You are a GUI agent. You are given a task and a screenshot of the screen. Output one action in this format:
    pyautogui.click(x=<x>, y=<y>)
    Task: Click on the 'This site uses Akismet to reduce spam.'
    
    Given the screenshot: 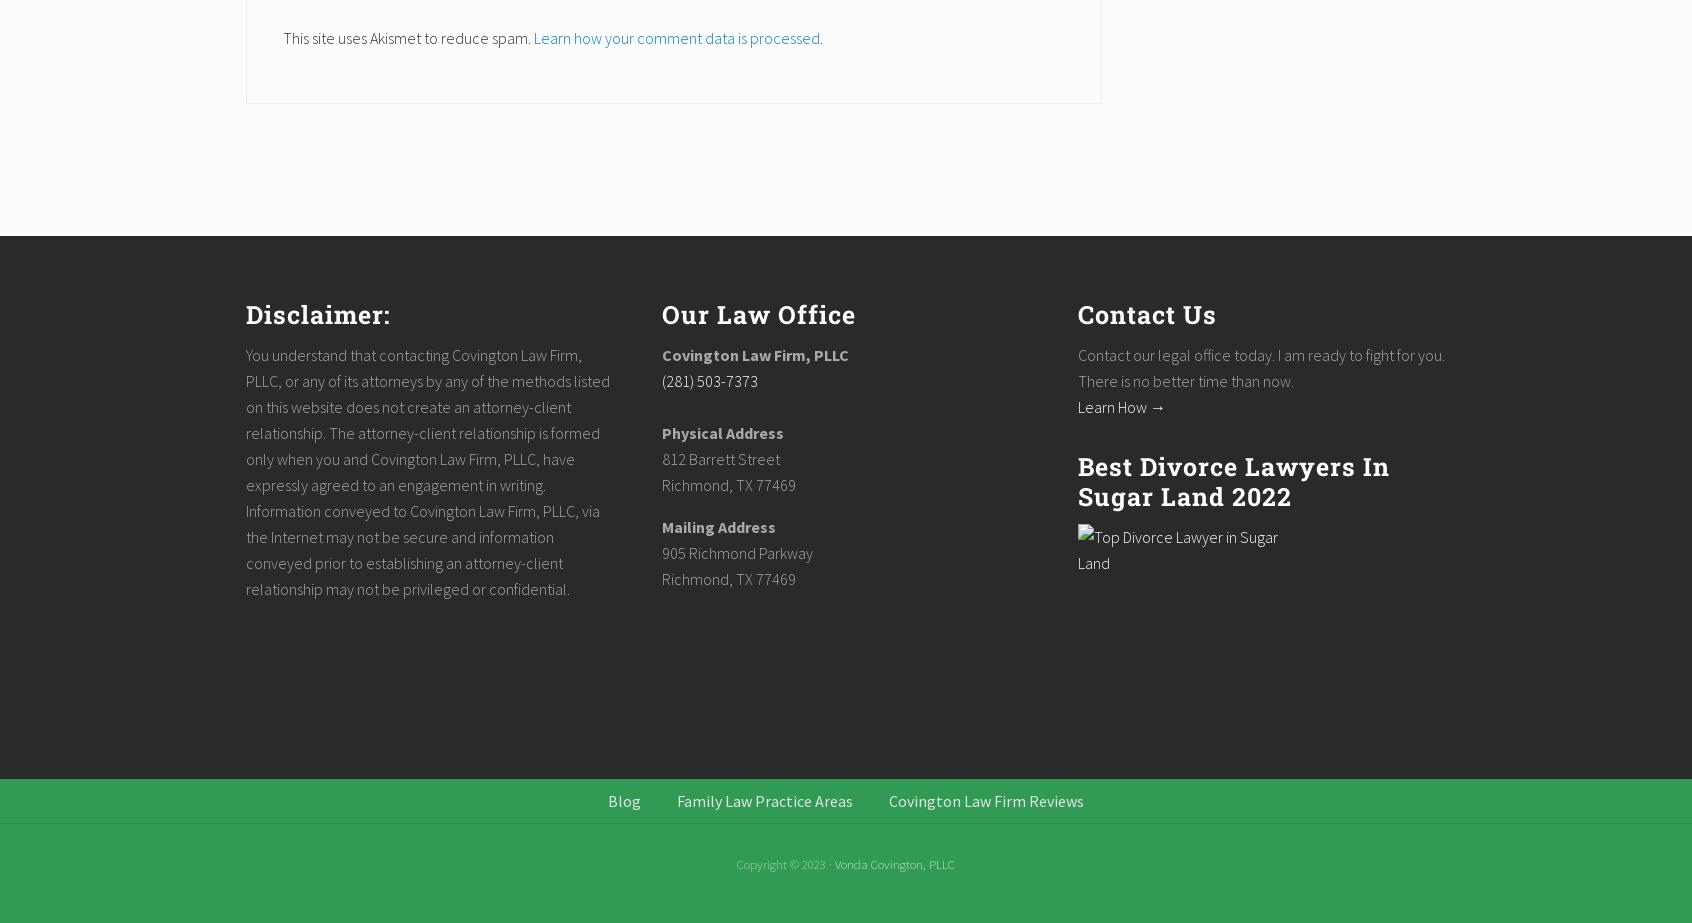 What is the action you would take?
    pyautogui.click(x=408, y=38)
    